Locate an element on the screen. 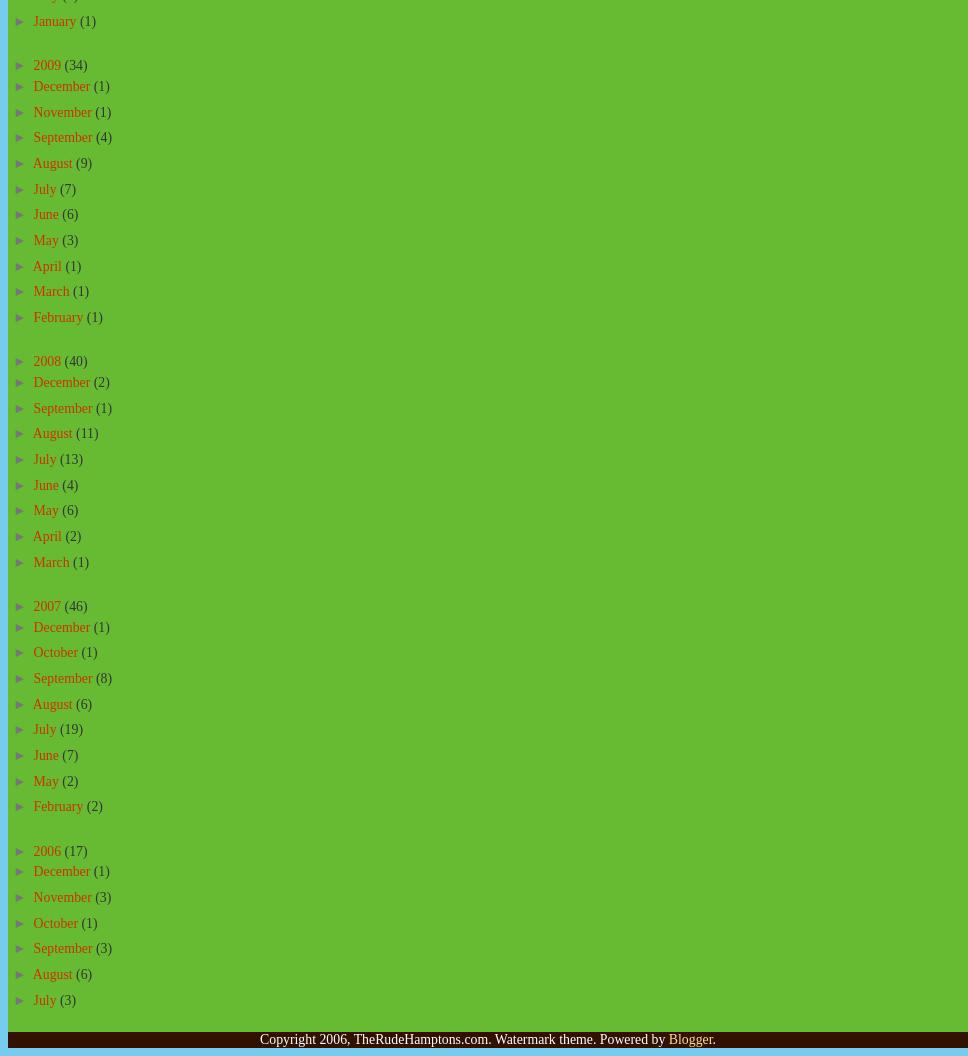 The height and width of the screenshot is (1056, 968). '(34)' is located at coordinates (74, 65).